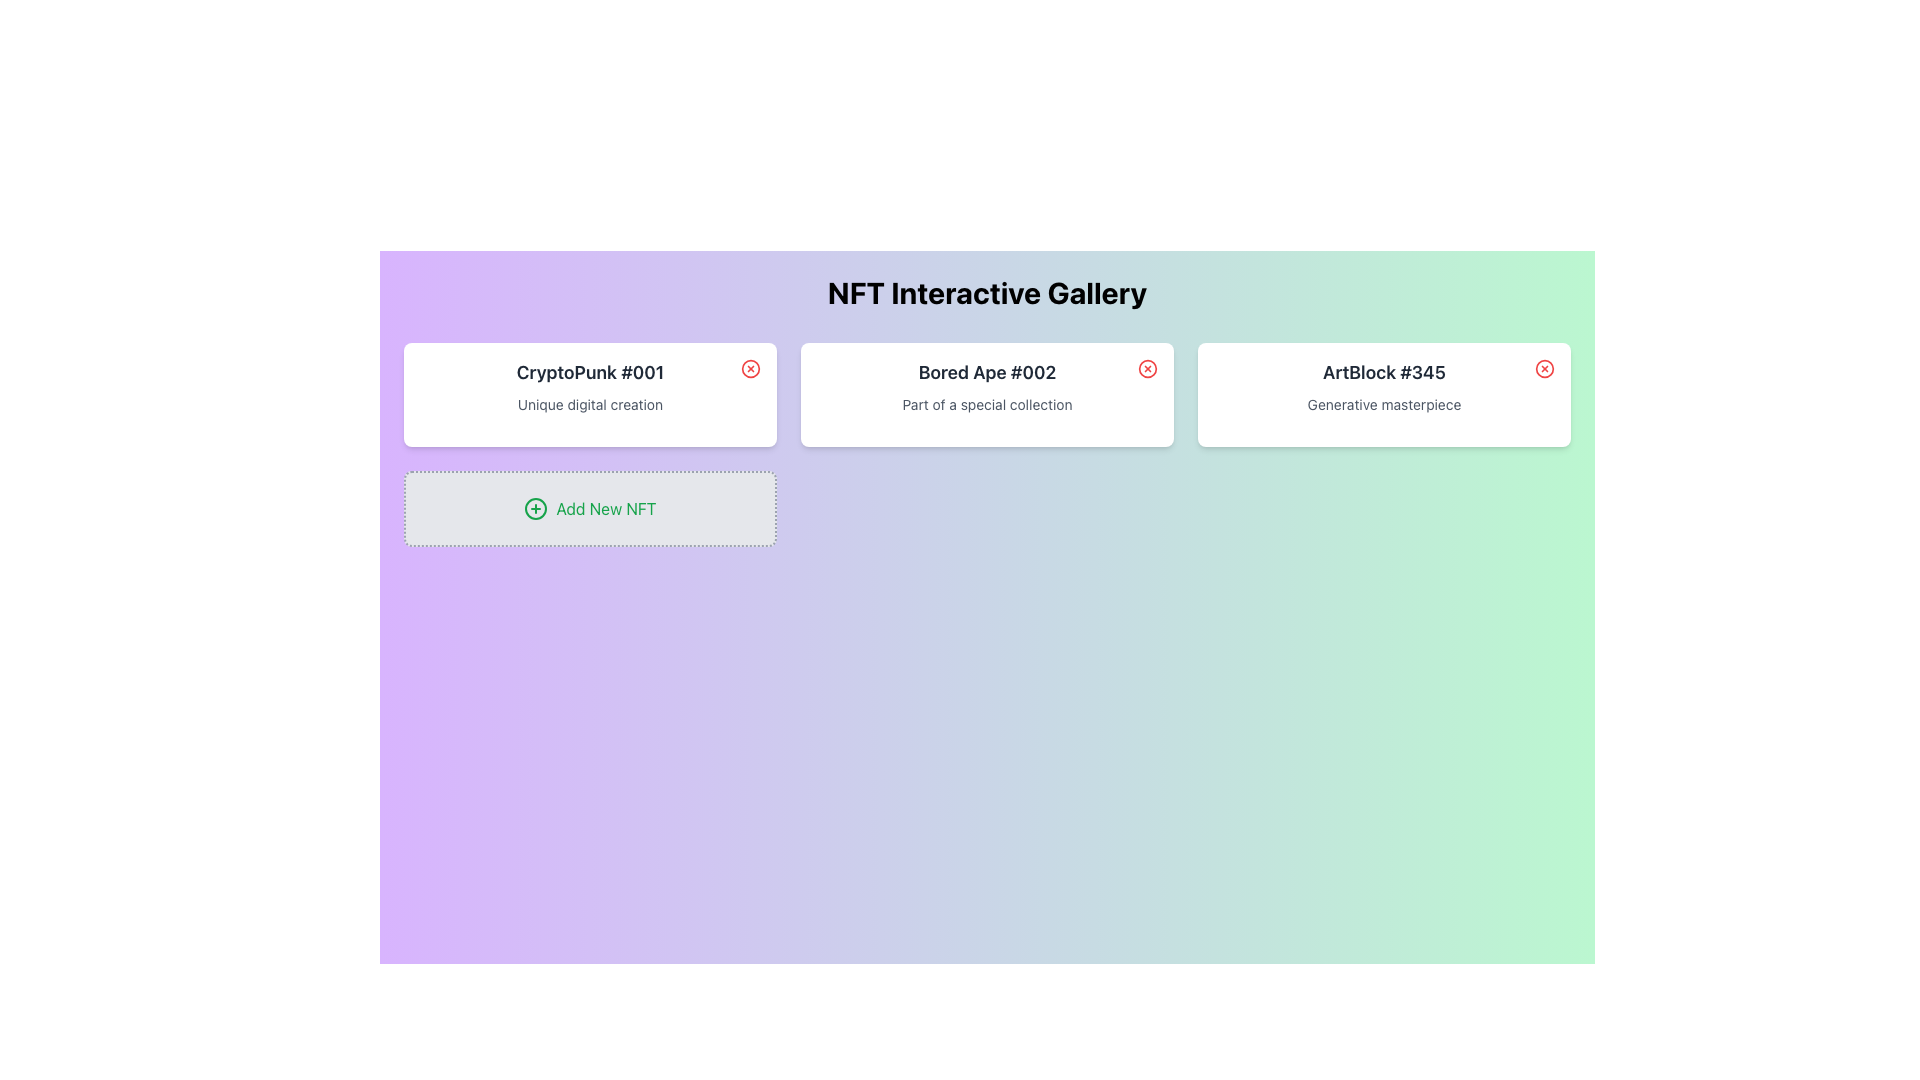  Describe the element at coordinates (749, 369) in the screenshot. I see `the SVG Circle Component representing the close (x) button located in the top-right corner of the 'Cryptopunk #001' card` at that location.